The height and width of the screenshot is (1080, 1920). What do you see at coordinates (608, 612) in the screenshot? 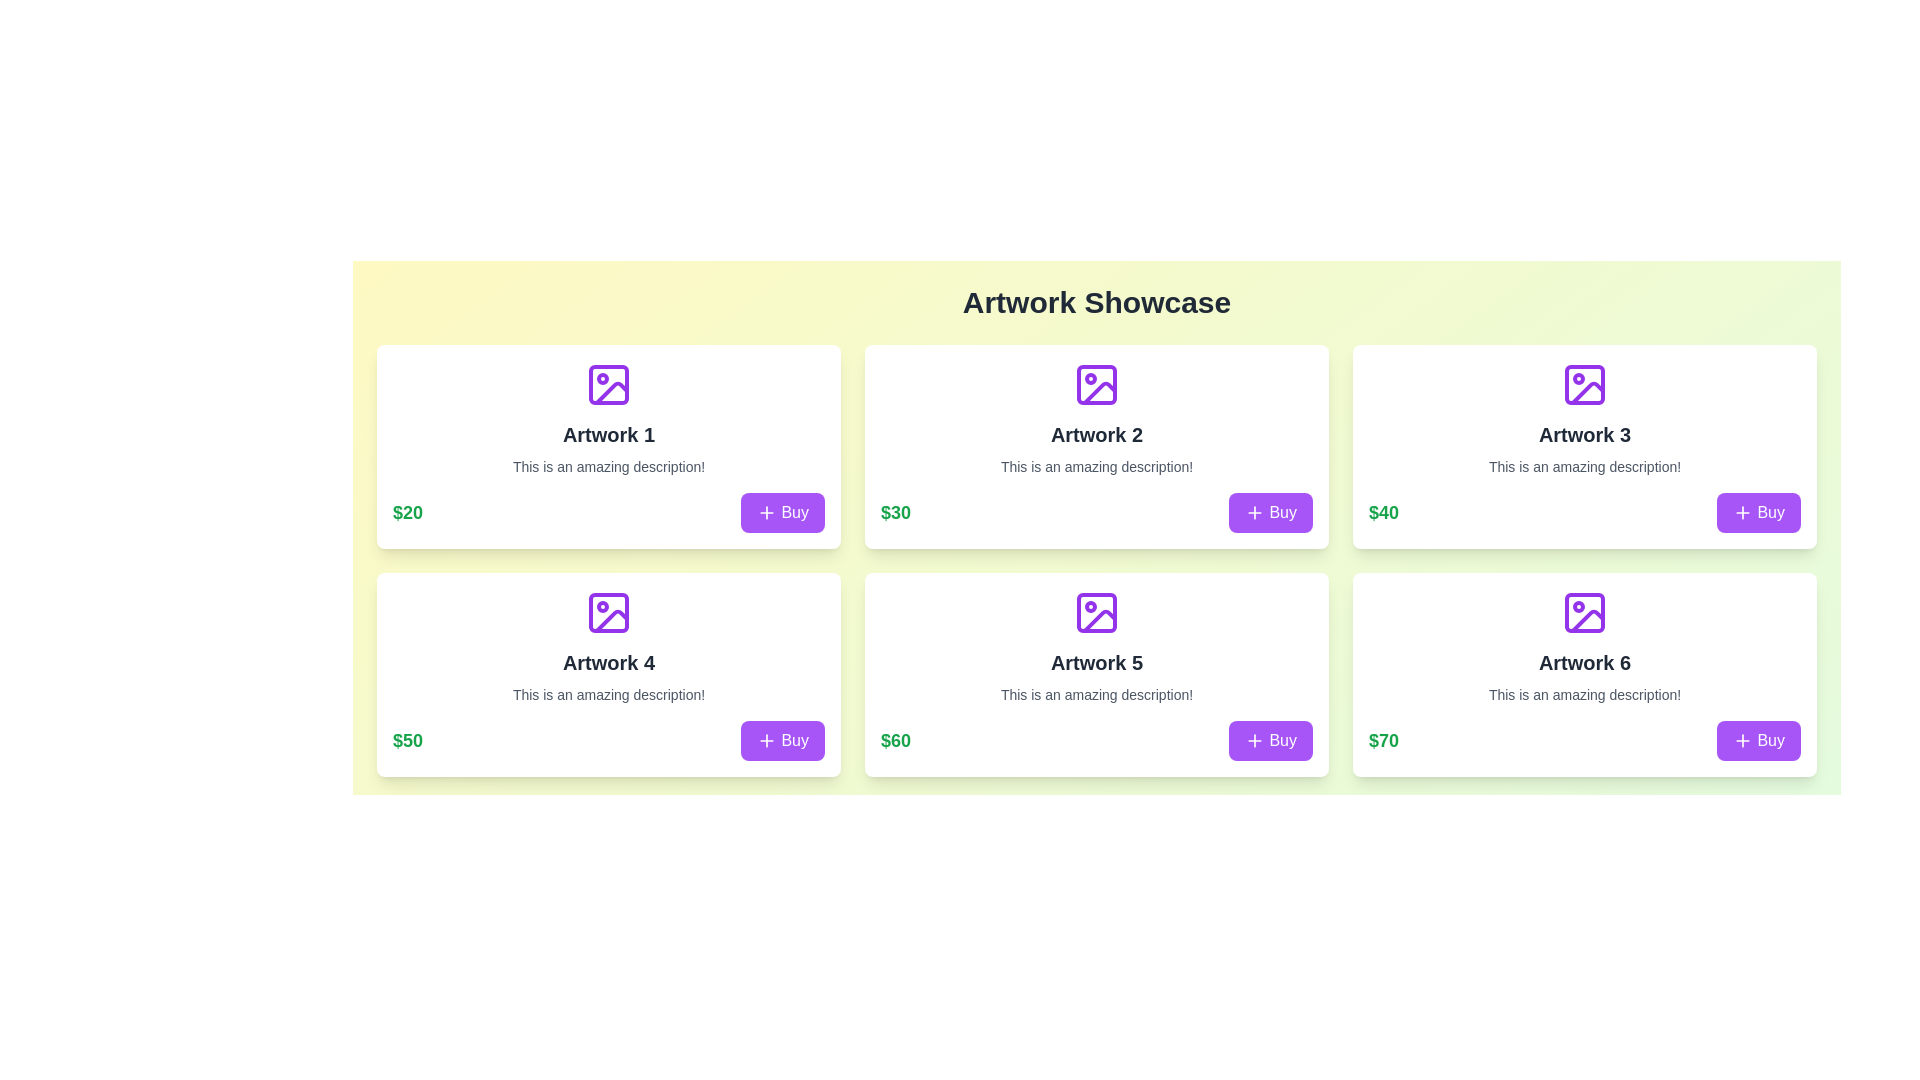
I see `the icon located at the top center of the content card for 'Artwork 4', which displays a stylized image outline in purple with a matching border` at bounding box center [608, 612].